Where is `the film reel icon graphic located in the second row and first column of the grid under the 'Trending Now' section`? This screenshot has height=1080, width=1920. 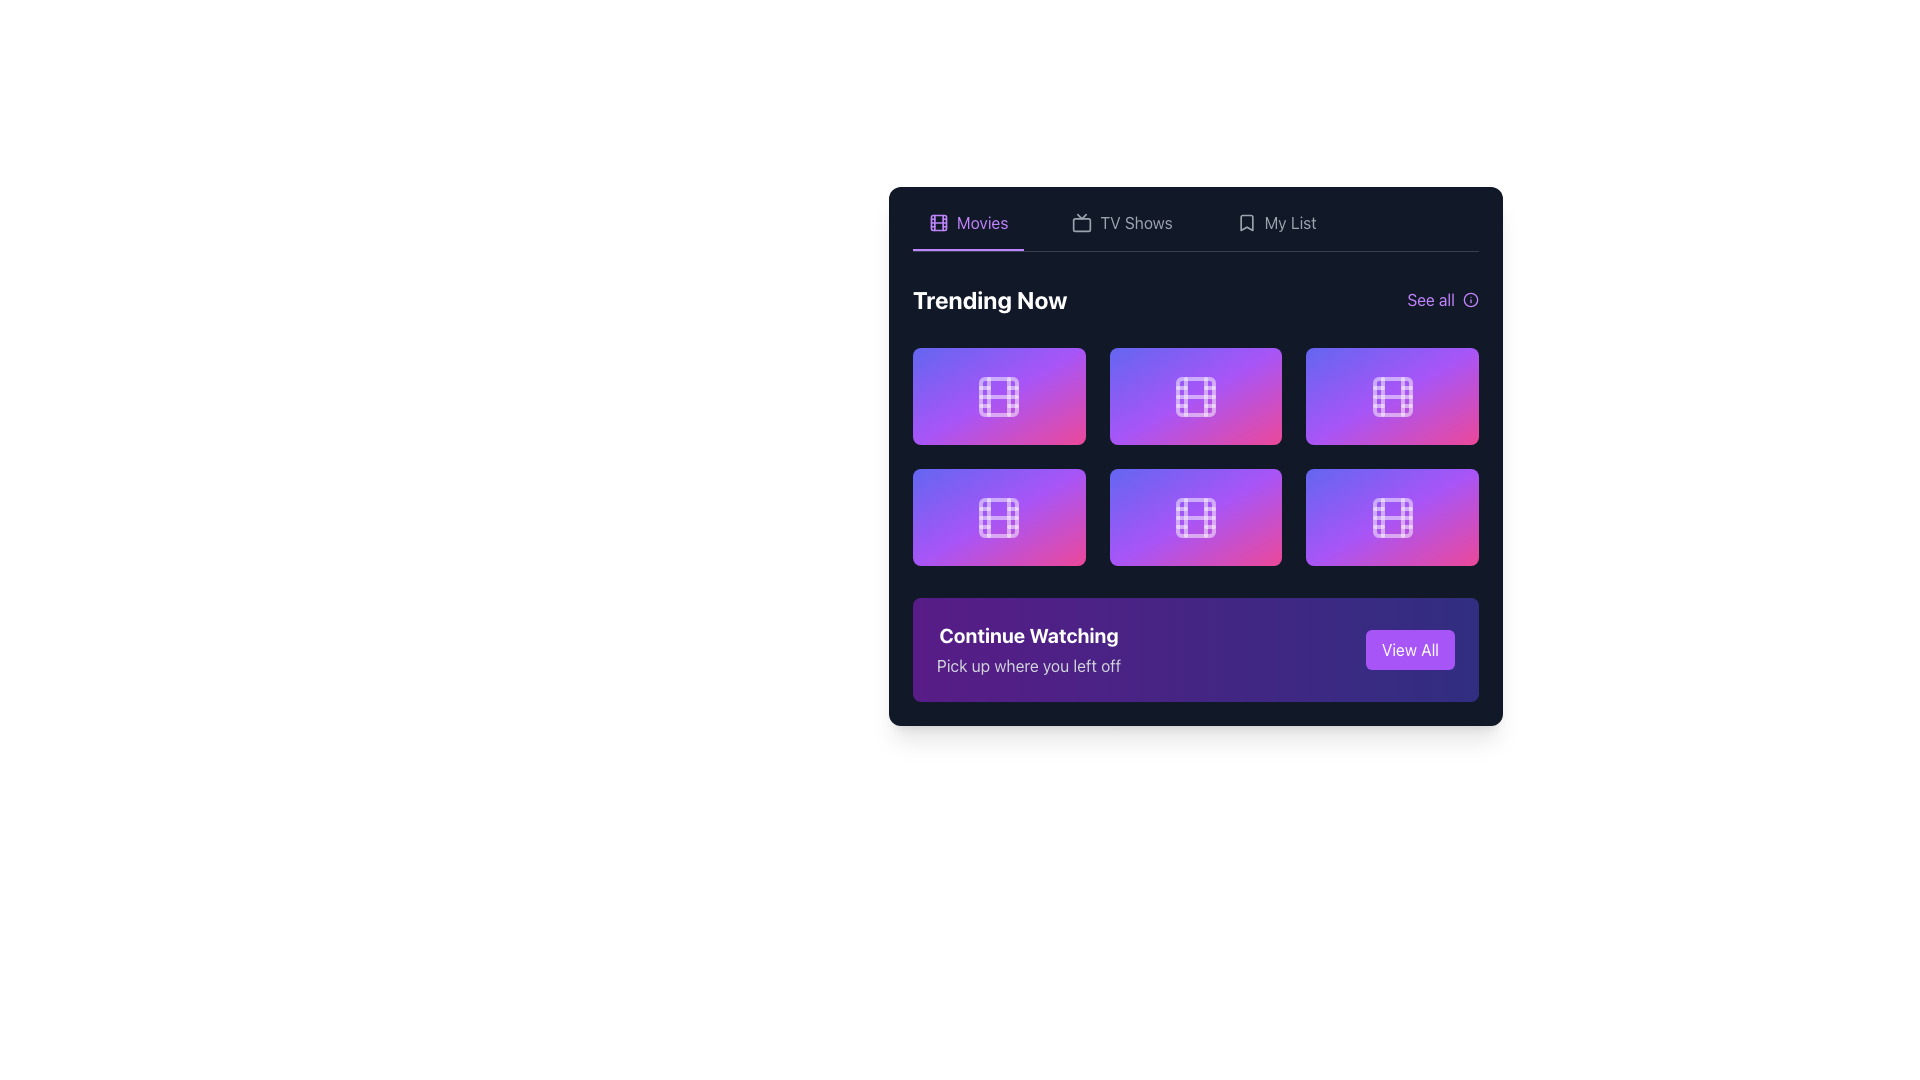
the film reel icon graphic located in the second row and first column of the grid under the 'Trending Now' section is located at coordinates (999, 516).